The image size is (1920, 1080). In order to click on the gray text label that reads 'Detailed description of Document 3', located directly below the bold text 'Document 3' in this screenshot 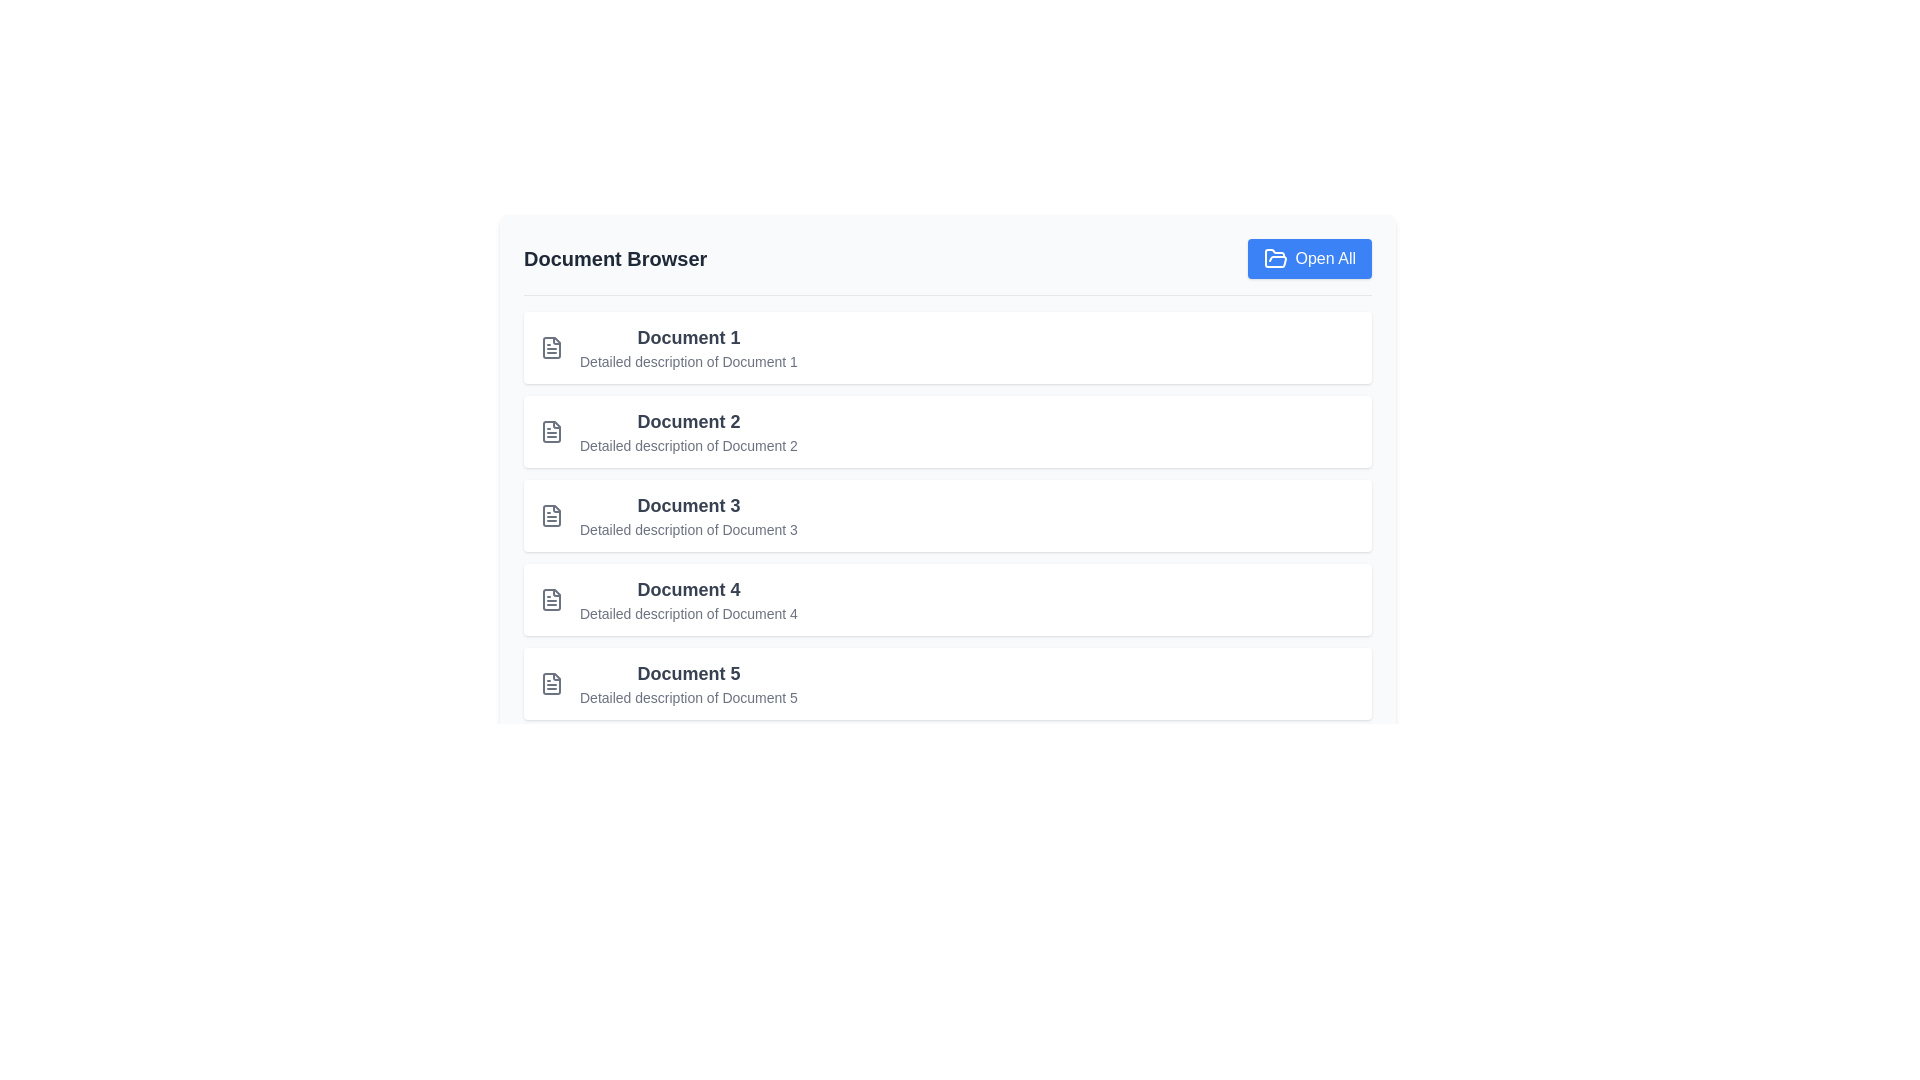, I will do `click(688, 528)`.